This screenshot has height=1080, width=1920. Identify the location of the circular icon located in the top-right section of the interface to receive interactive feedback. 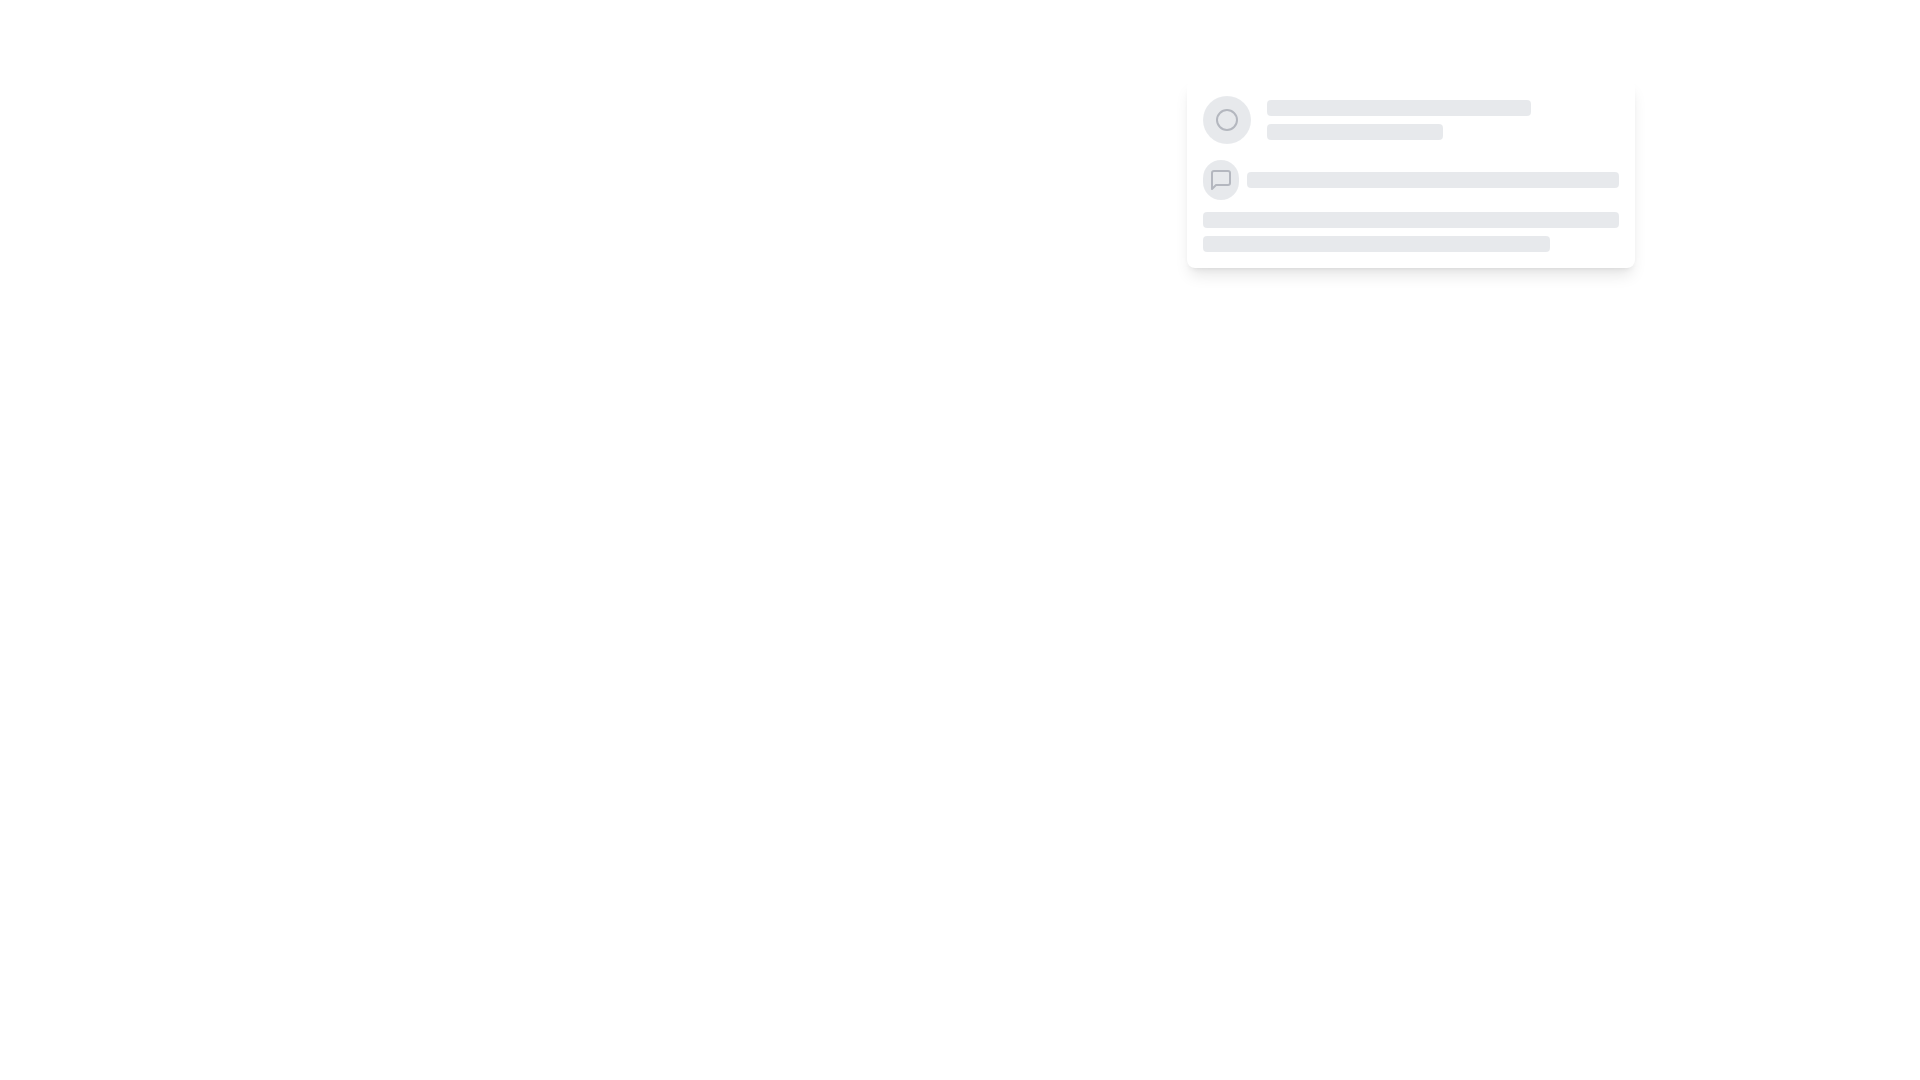
(1226, 119).